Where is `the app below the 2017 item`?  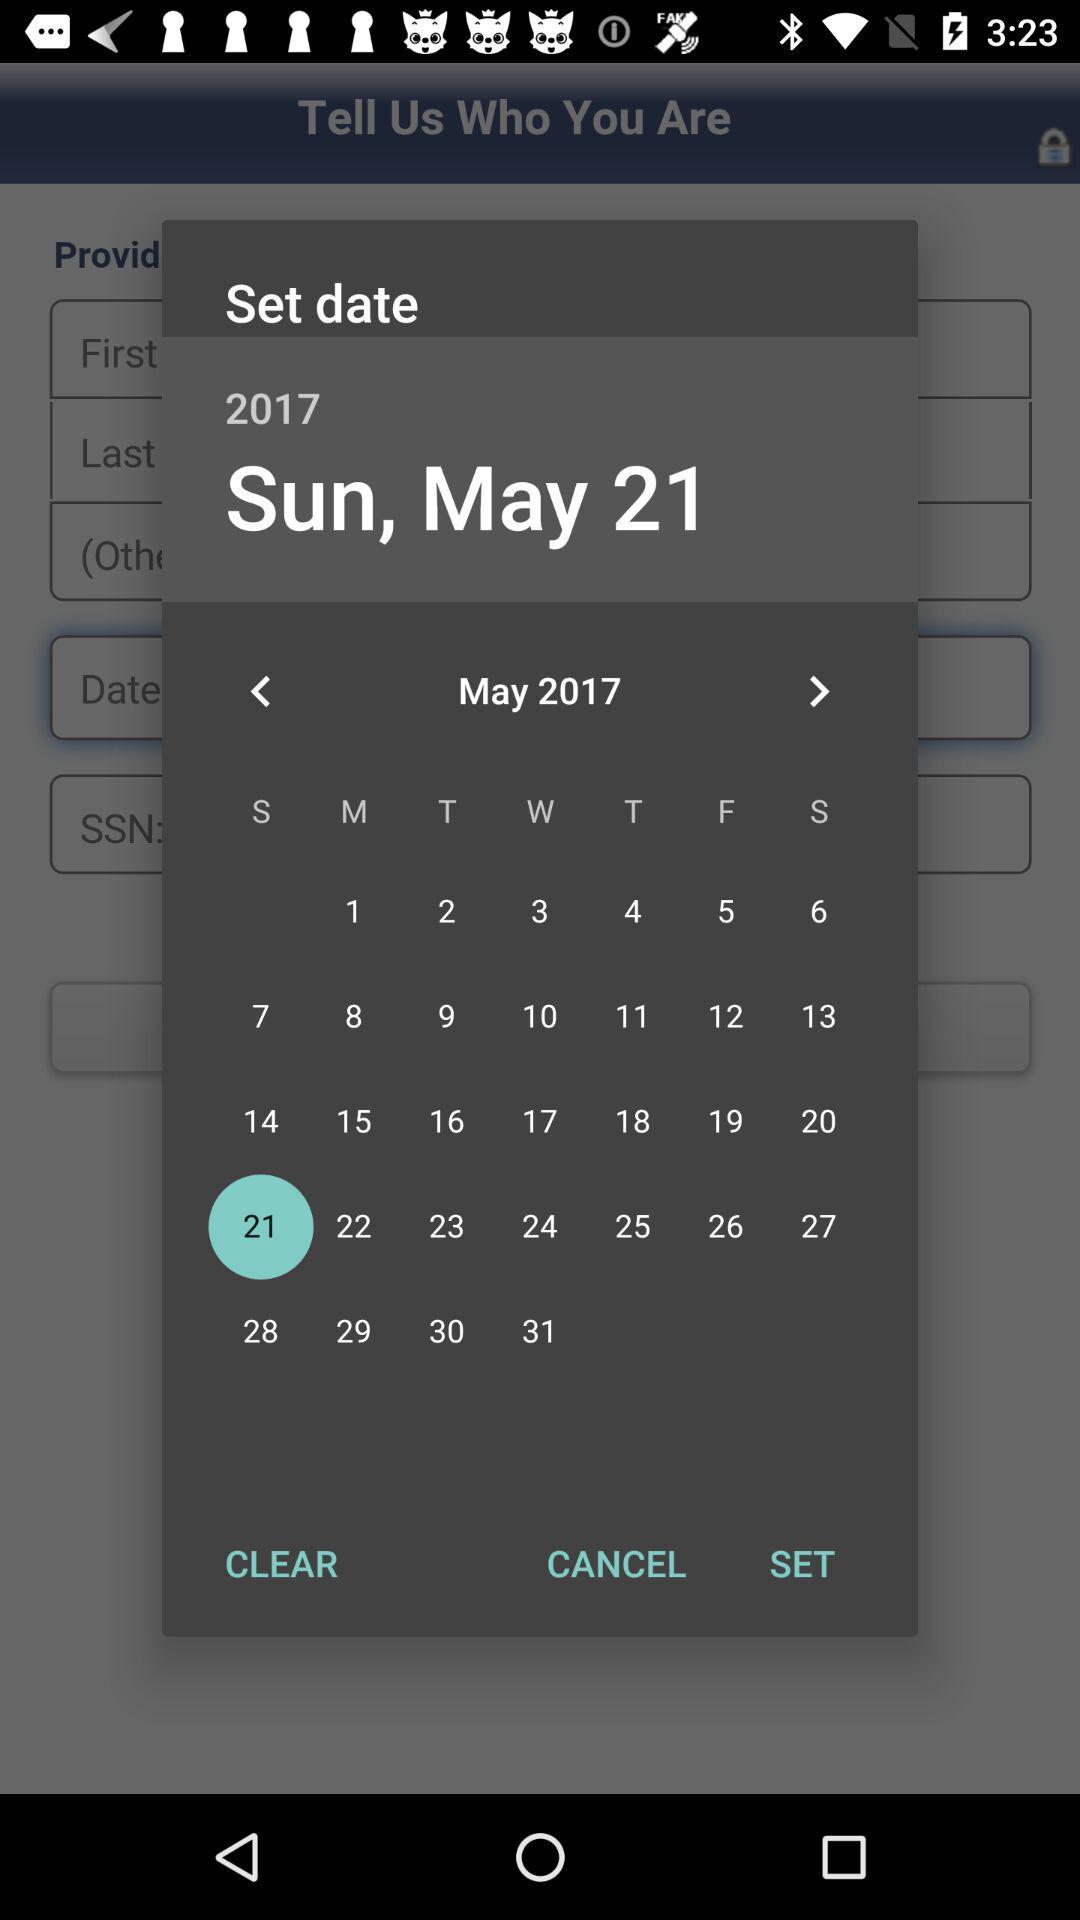 the app below the 2017 item is located at coordinates (469, 495).